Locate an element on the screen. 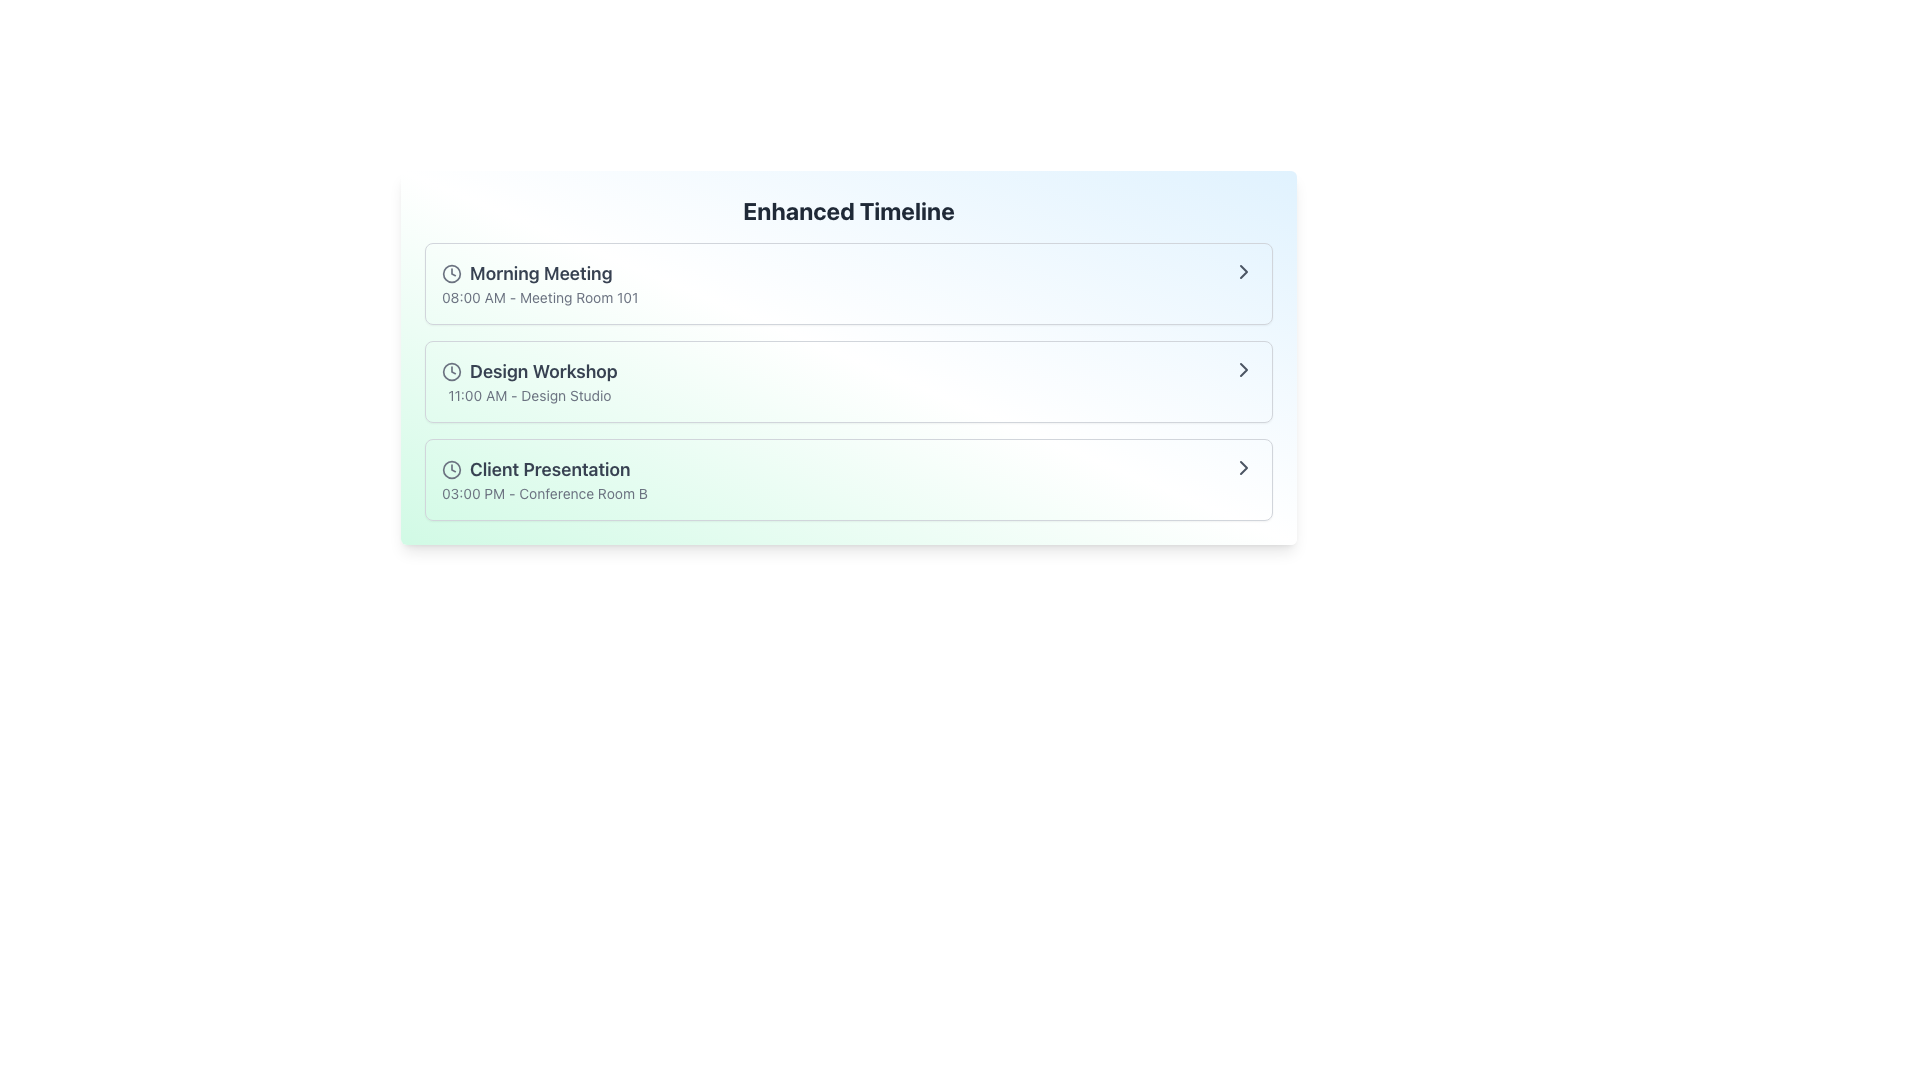  the Chevron icon (right-pointing arrow) is located at coordinates (1242, 272).